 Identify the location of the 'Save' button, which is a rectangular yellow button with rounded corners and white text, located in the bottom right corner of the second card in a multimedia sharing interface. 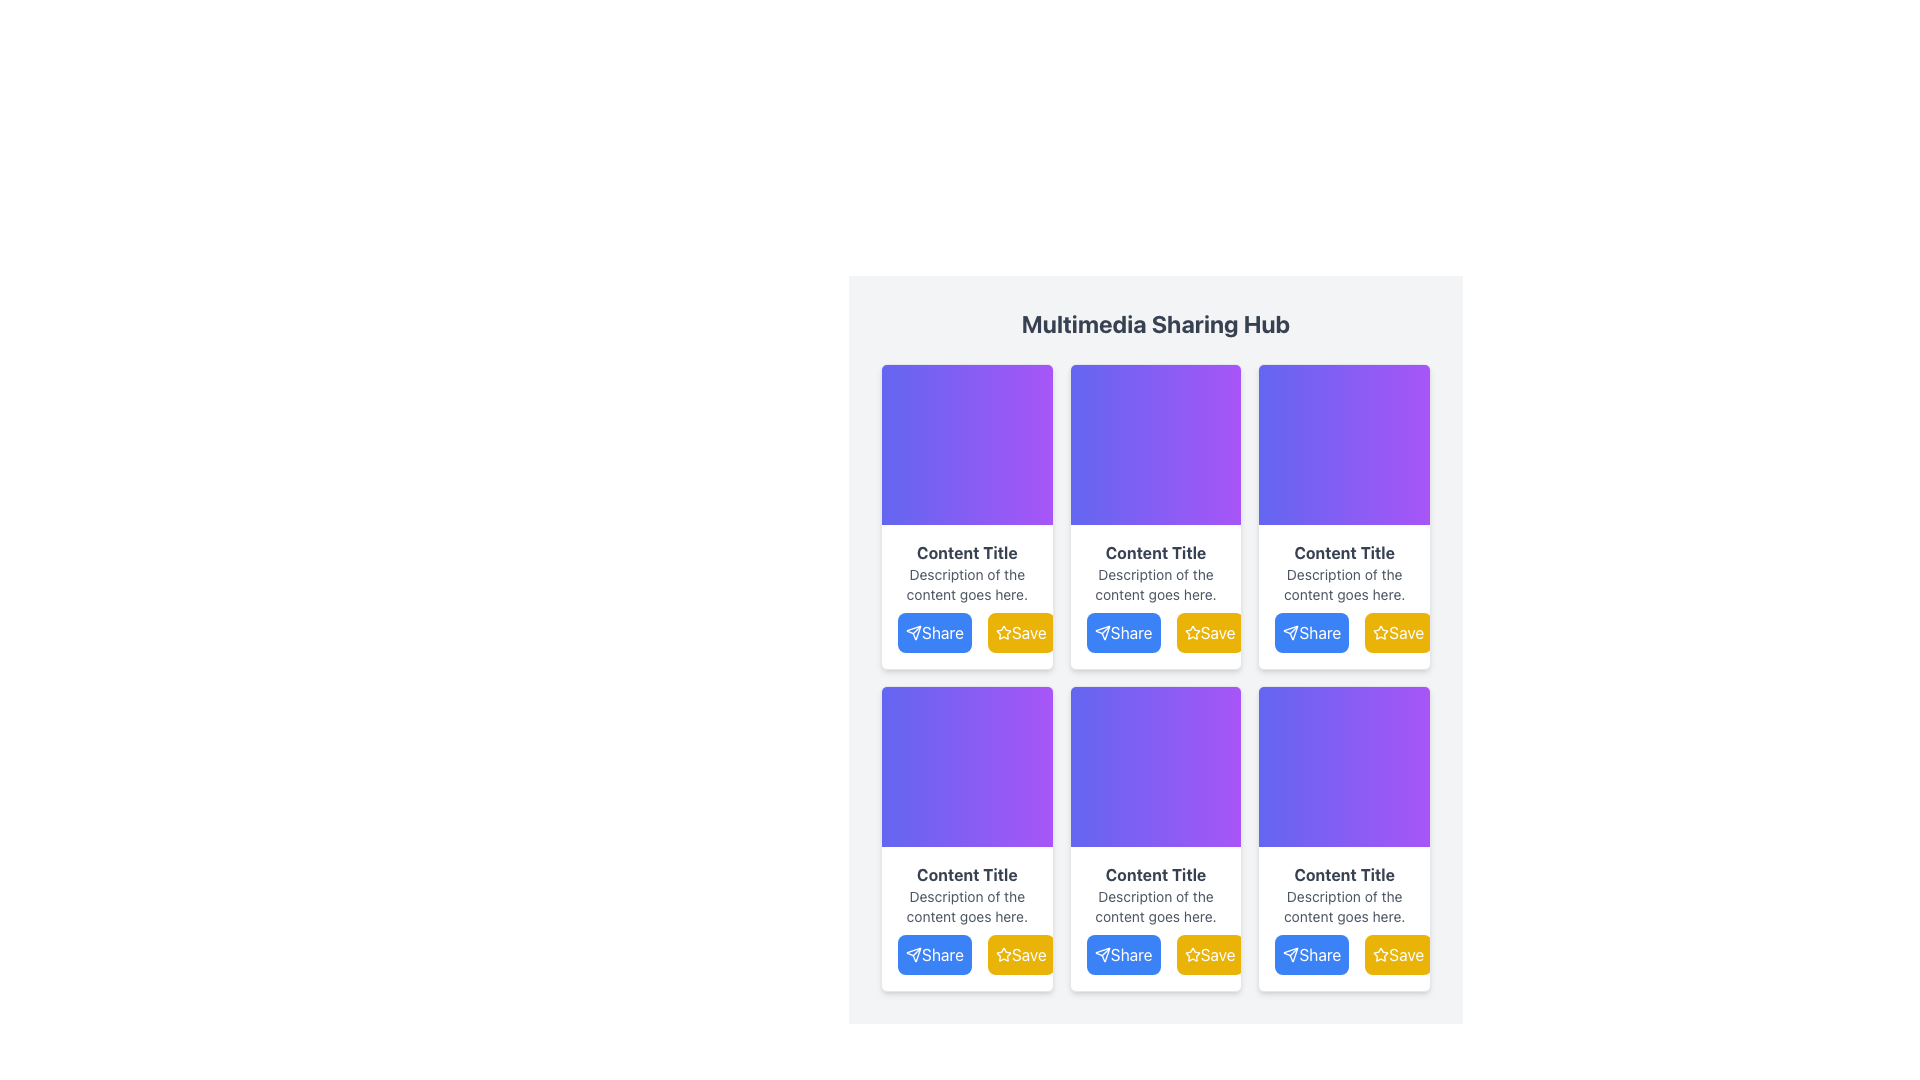
(1208, 632).